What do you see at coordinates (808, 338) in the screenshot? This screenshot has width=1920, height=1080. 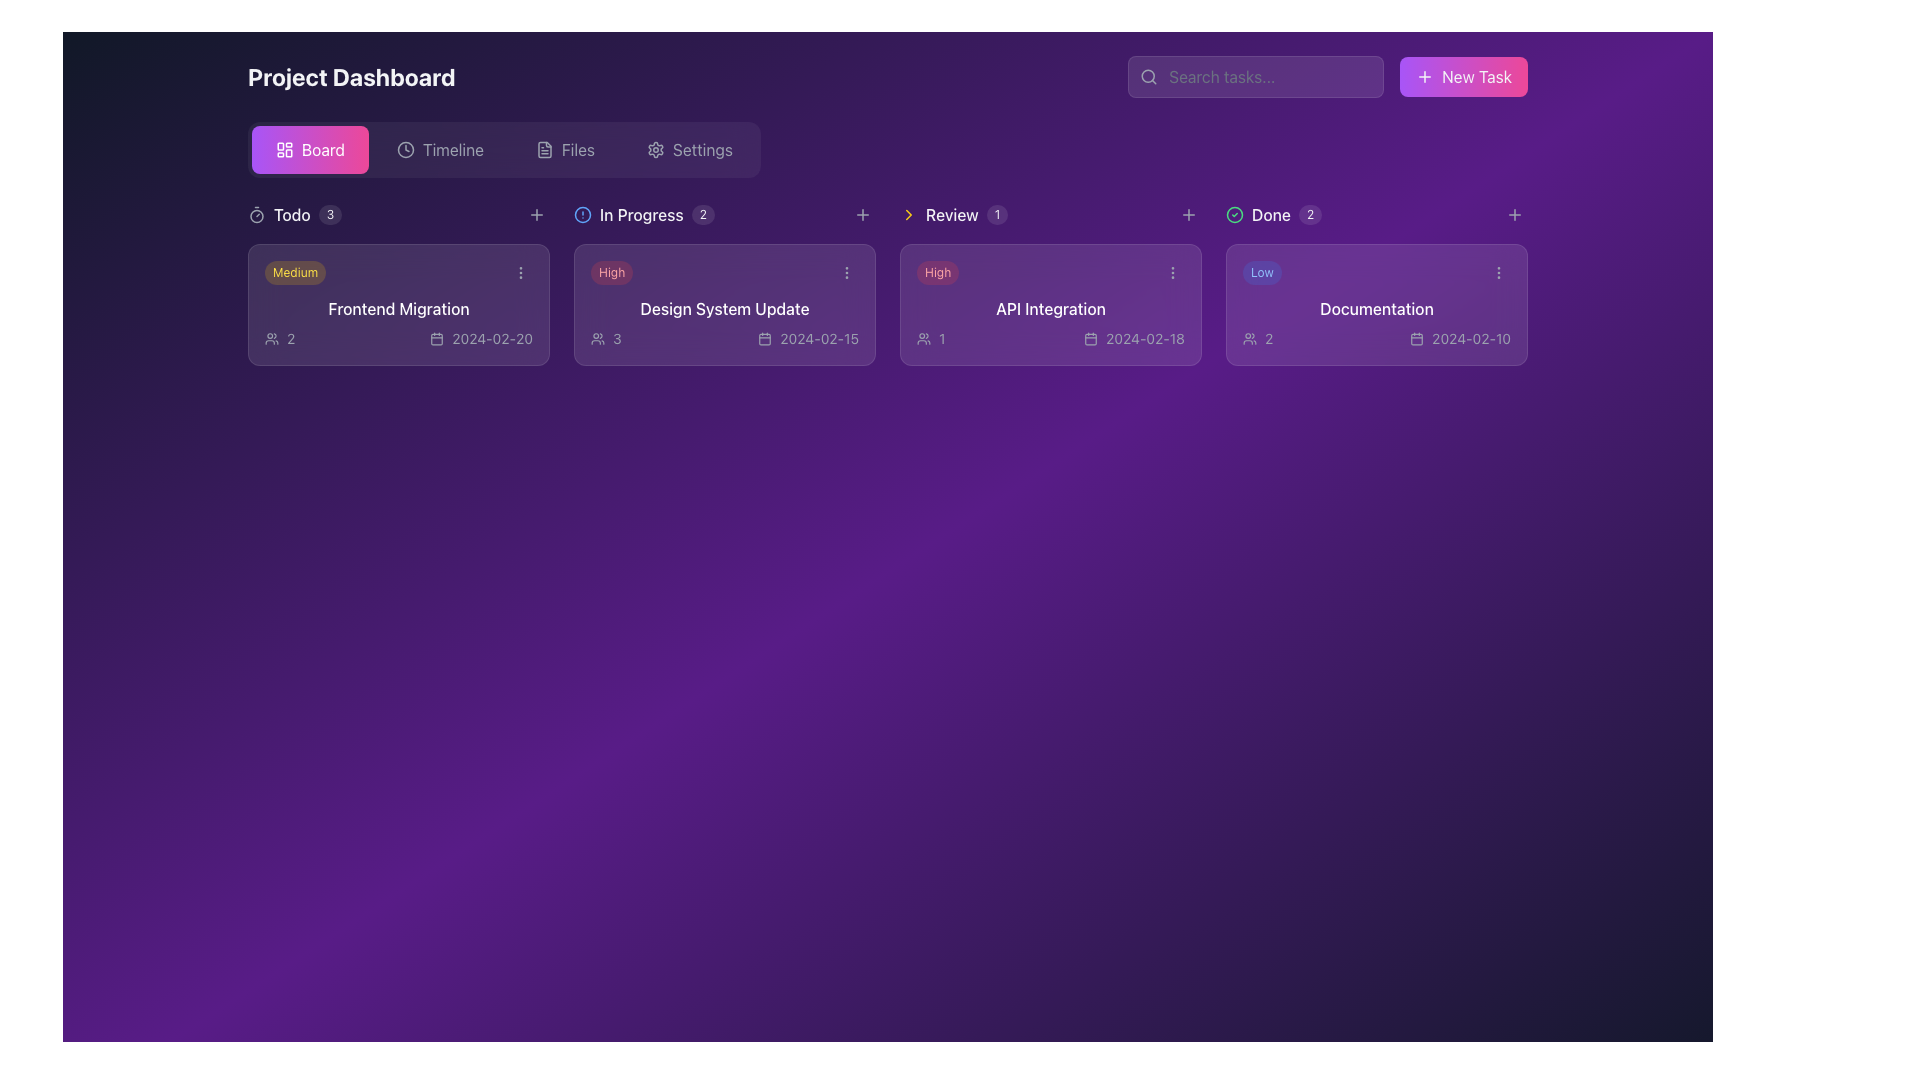 I see `date value '2024-02-15' from the calendar icon and date label located in the second card of the 'In Progress' section, below the text 'Design System Update'` at bounding box center [808, 338].